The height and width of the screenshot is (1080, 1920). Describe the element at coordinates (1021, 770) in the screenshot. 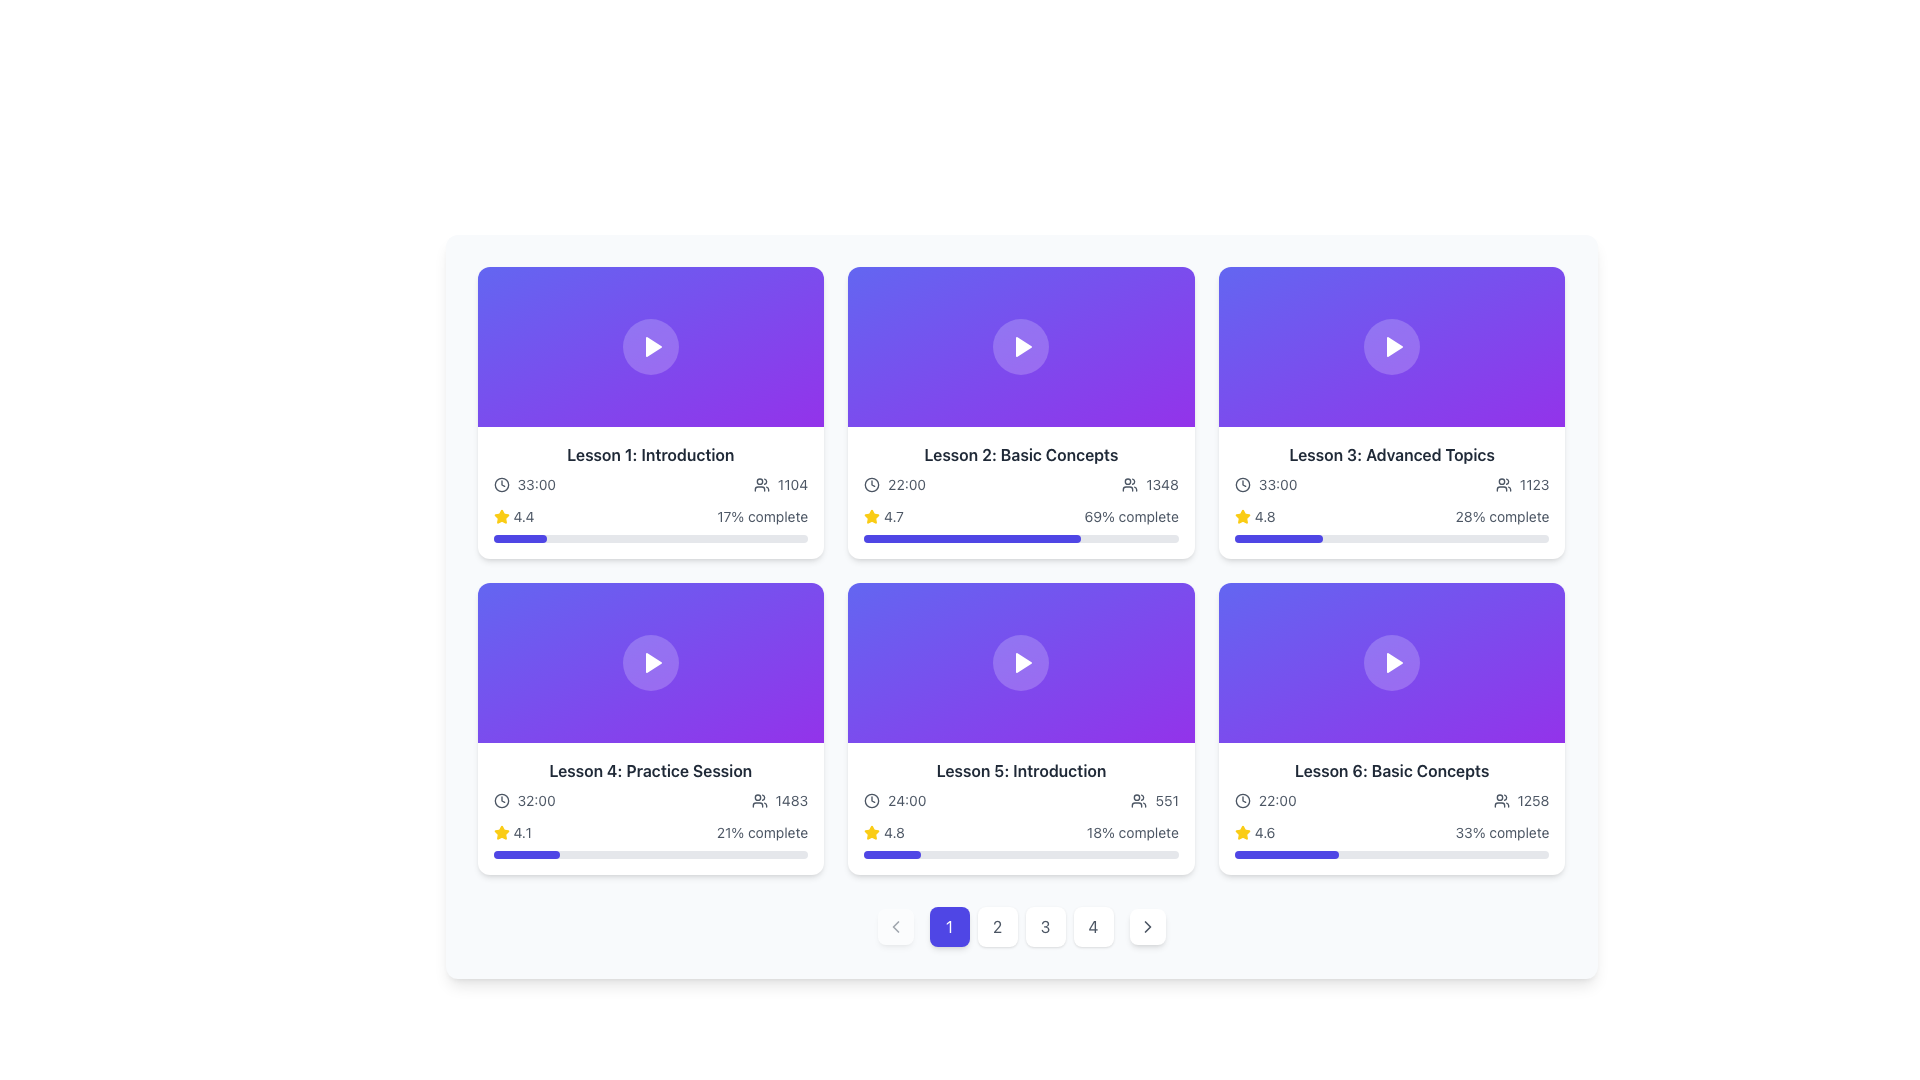

I see `text displayed in the Text Label titled 'Lesson 5: Introduction', which is located in the bottom-left tile of a grid layout` at that location.